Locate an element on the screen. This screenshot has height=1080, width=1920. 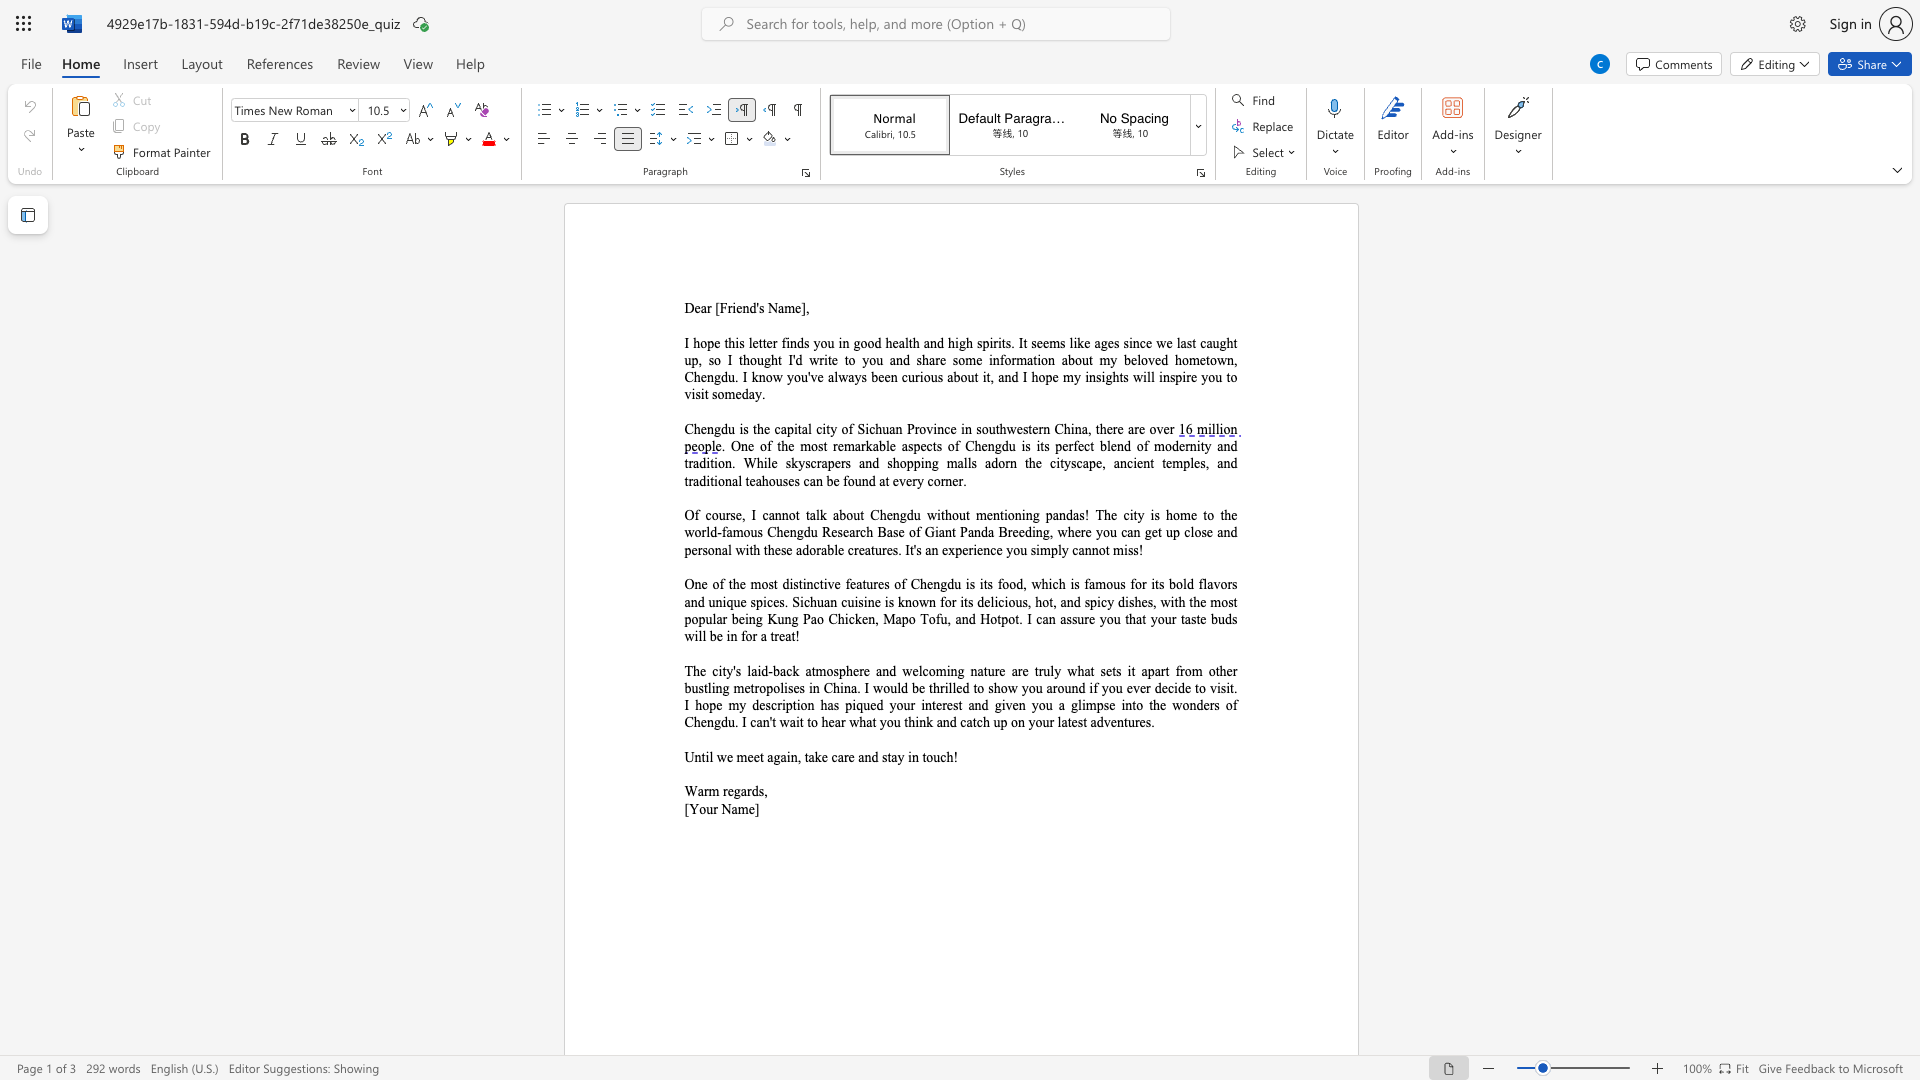
the space between the continuous character "o" and "u" in the text is located at coordinates (932, 757).